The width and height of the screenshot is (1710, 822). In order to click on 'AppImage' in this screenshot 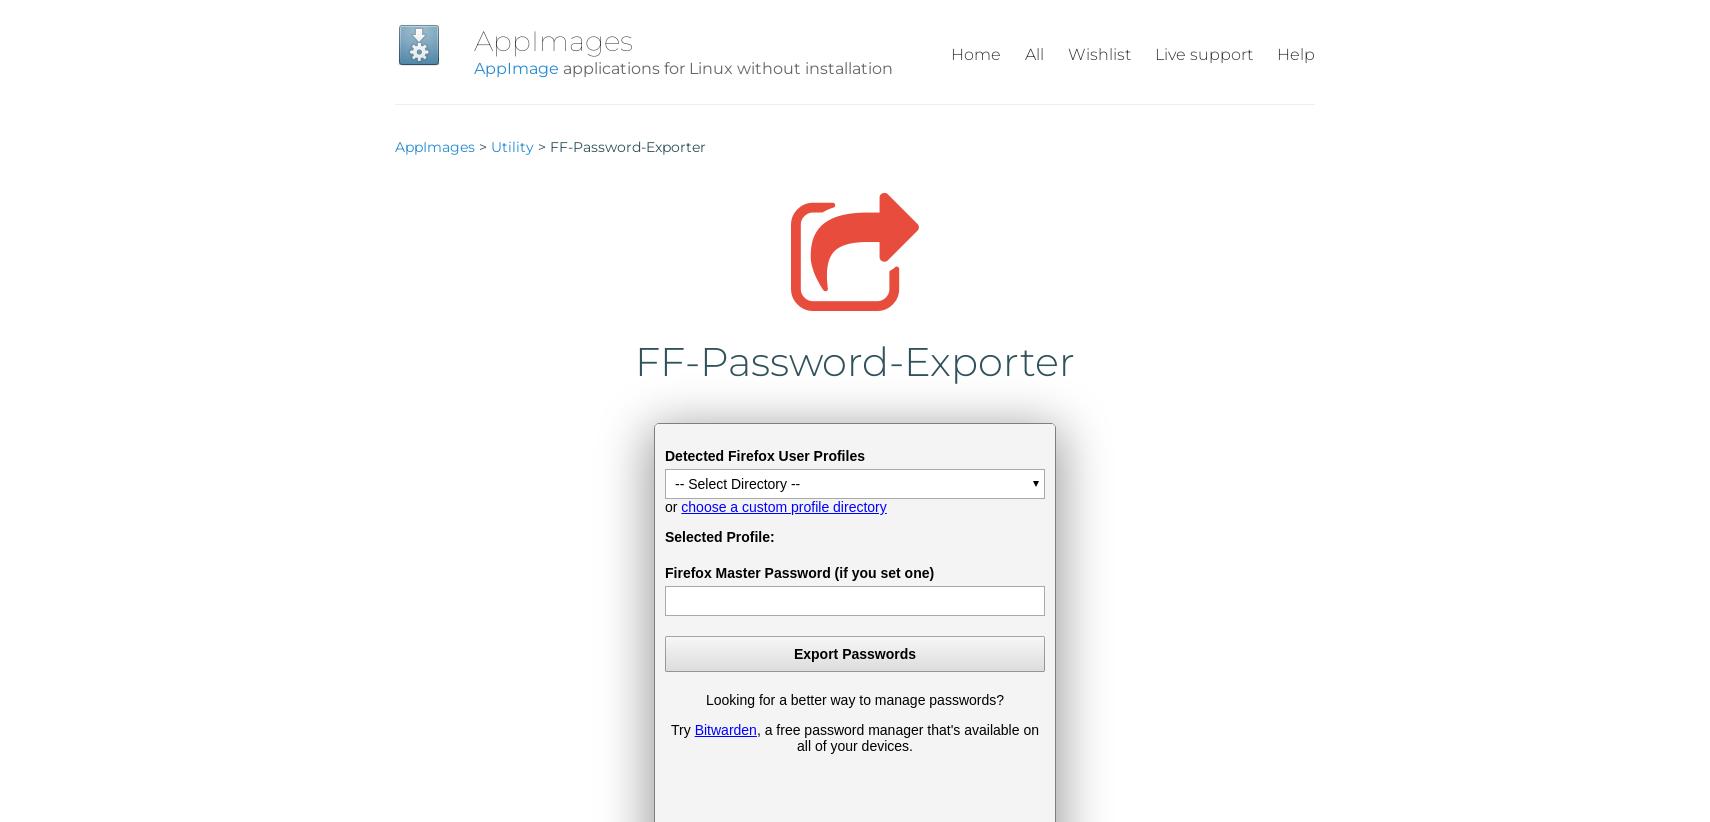, I will do `click(516, 68)`.